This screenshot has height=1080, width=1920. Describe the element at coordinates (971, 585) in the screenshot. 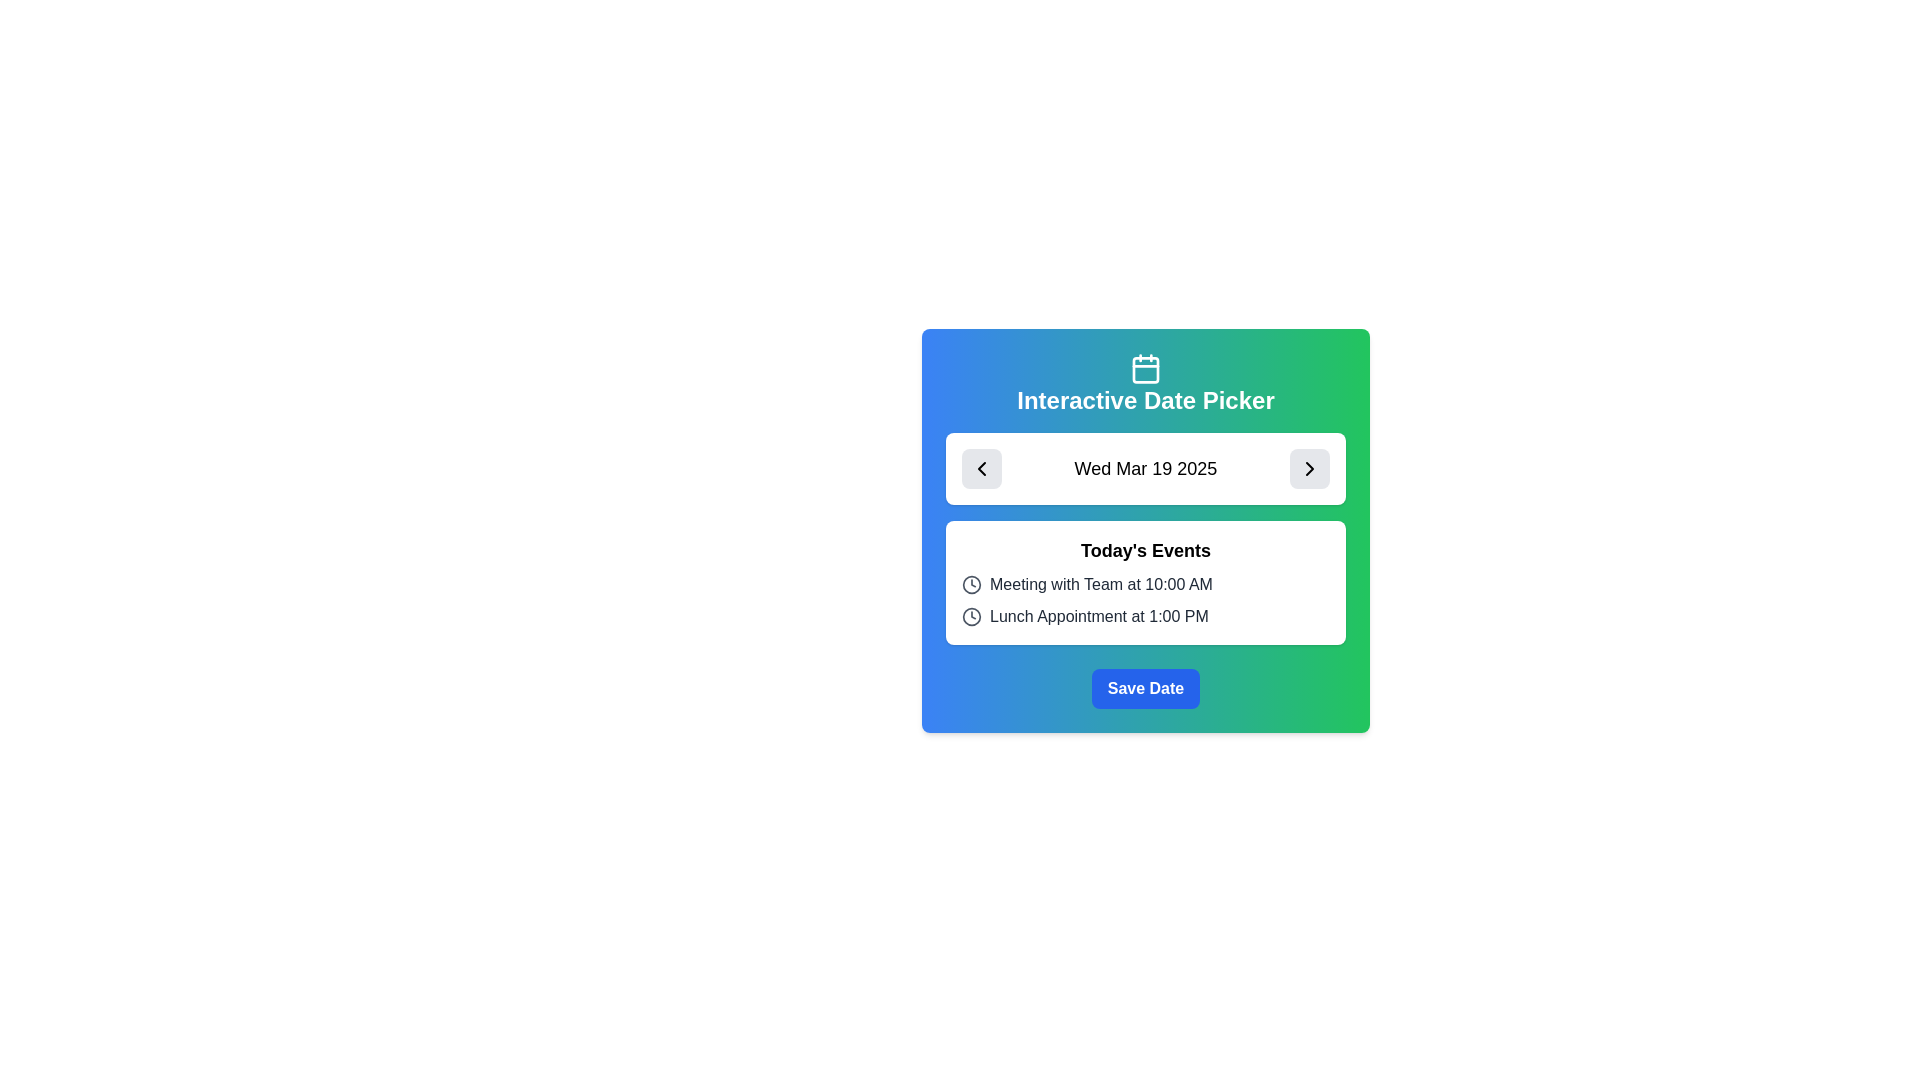

I see `the clock icon with a grey outline located to the left of the text 'Meeting with Team at 10:00 AM' in the event list section` at that location.